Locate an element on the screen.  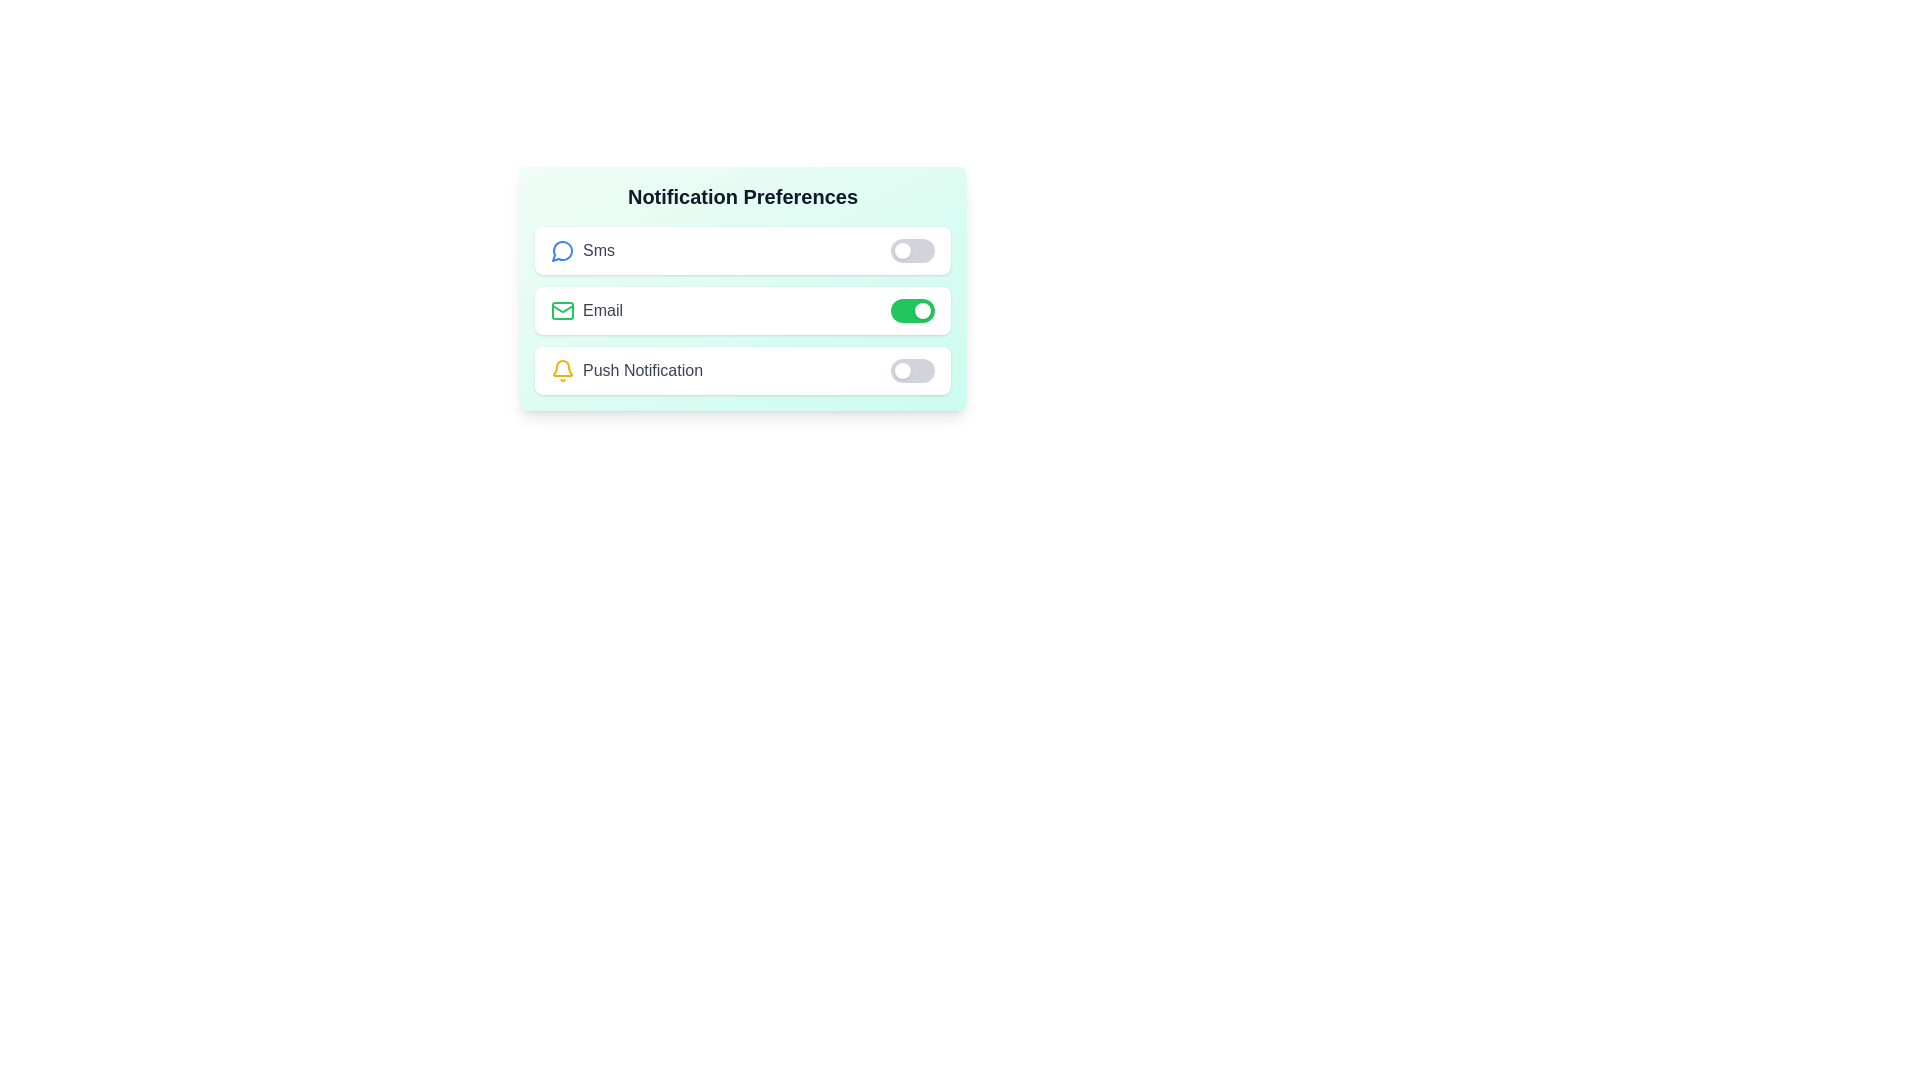
the Email notification icon, which is visually represented adjacent to the toggle switch and labeled 'Email' is located at coordinates (561, 308).